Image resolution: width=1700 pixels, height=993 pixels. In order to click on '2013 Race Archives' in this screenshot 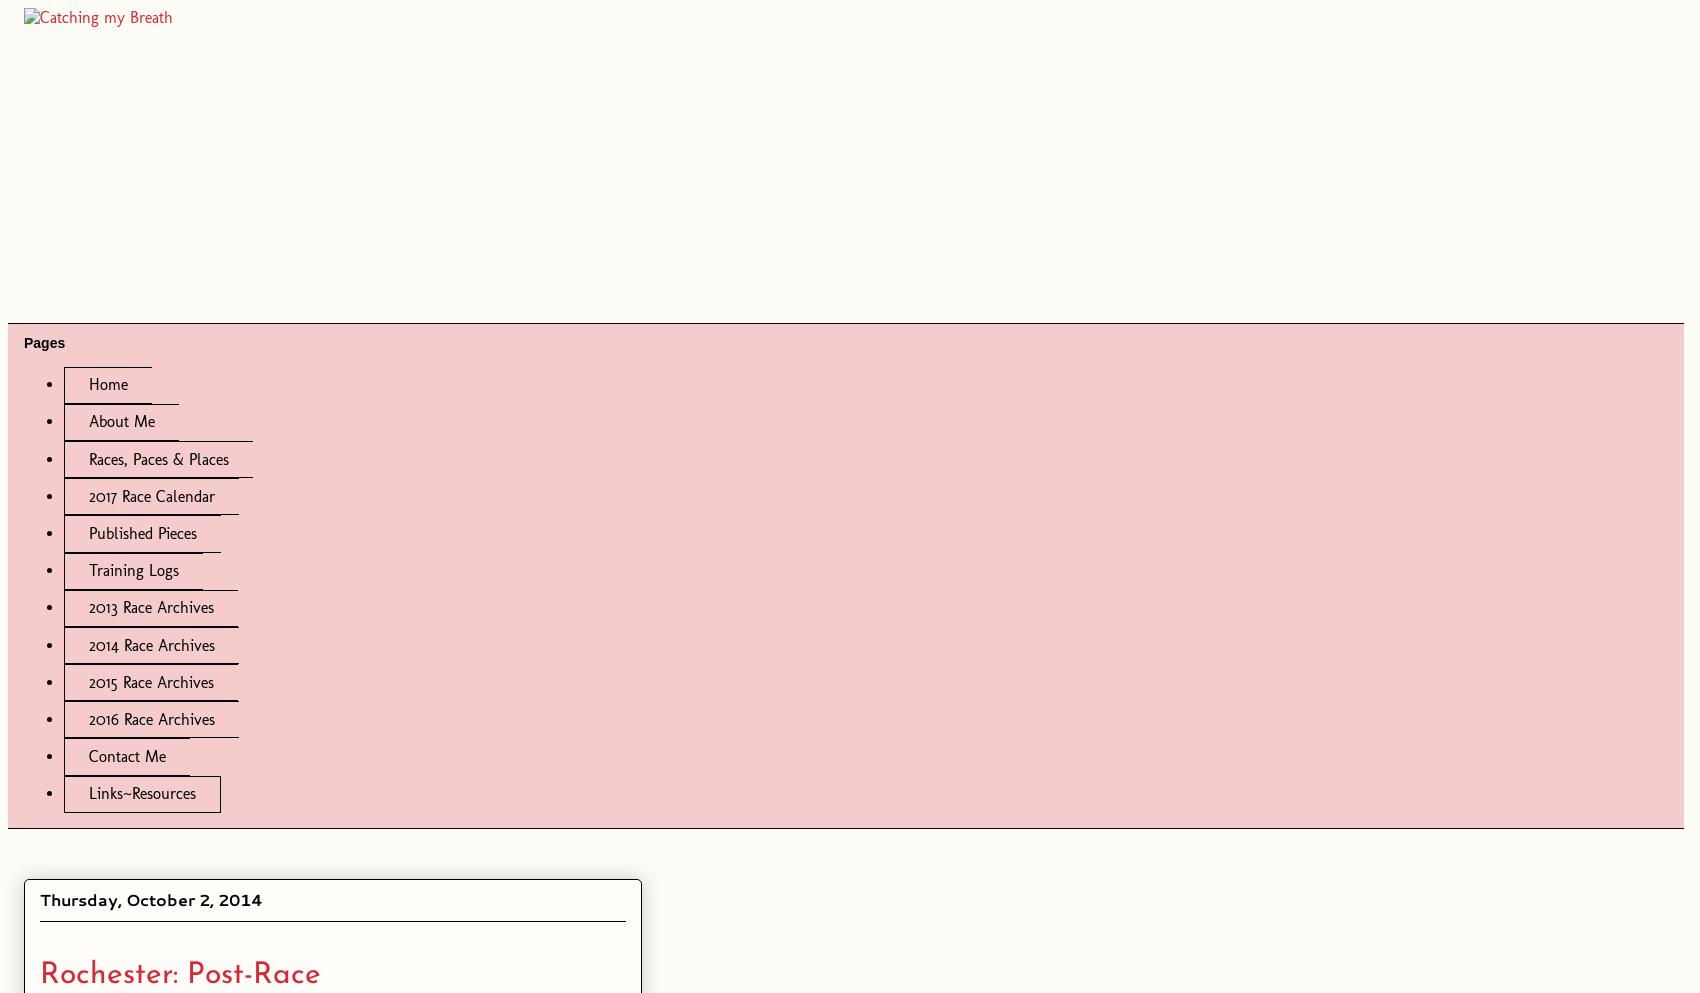, I will do `click(89, 607)`.